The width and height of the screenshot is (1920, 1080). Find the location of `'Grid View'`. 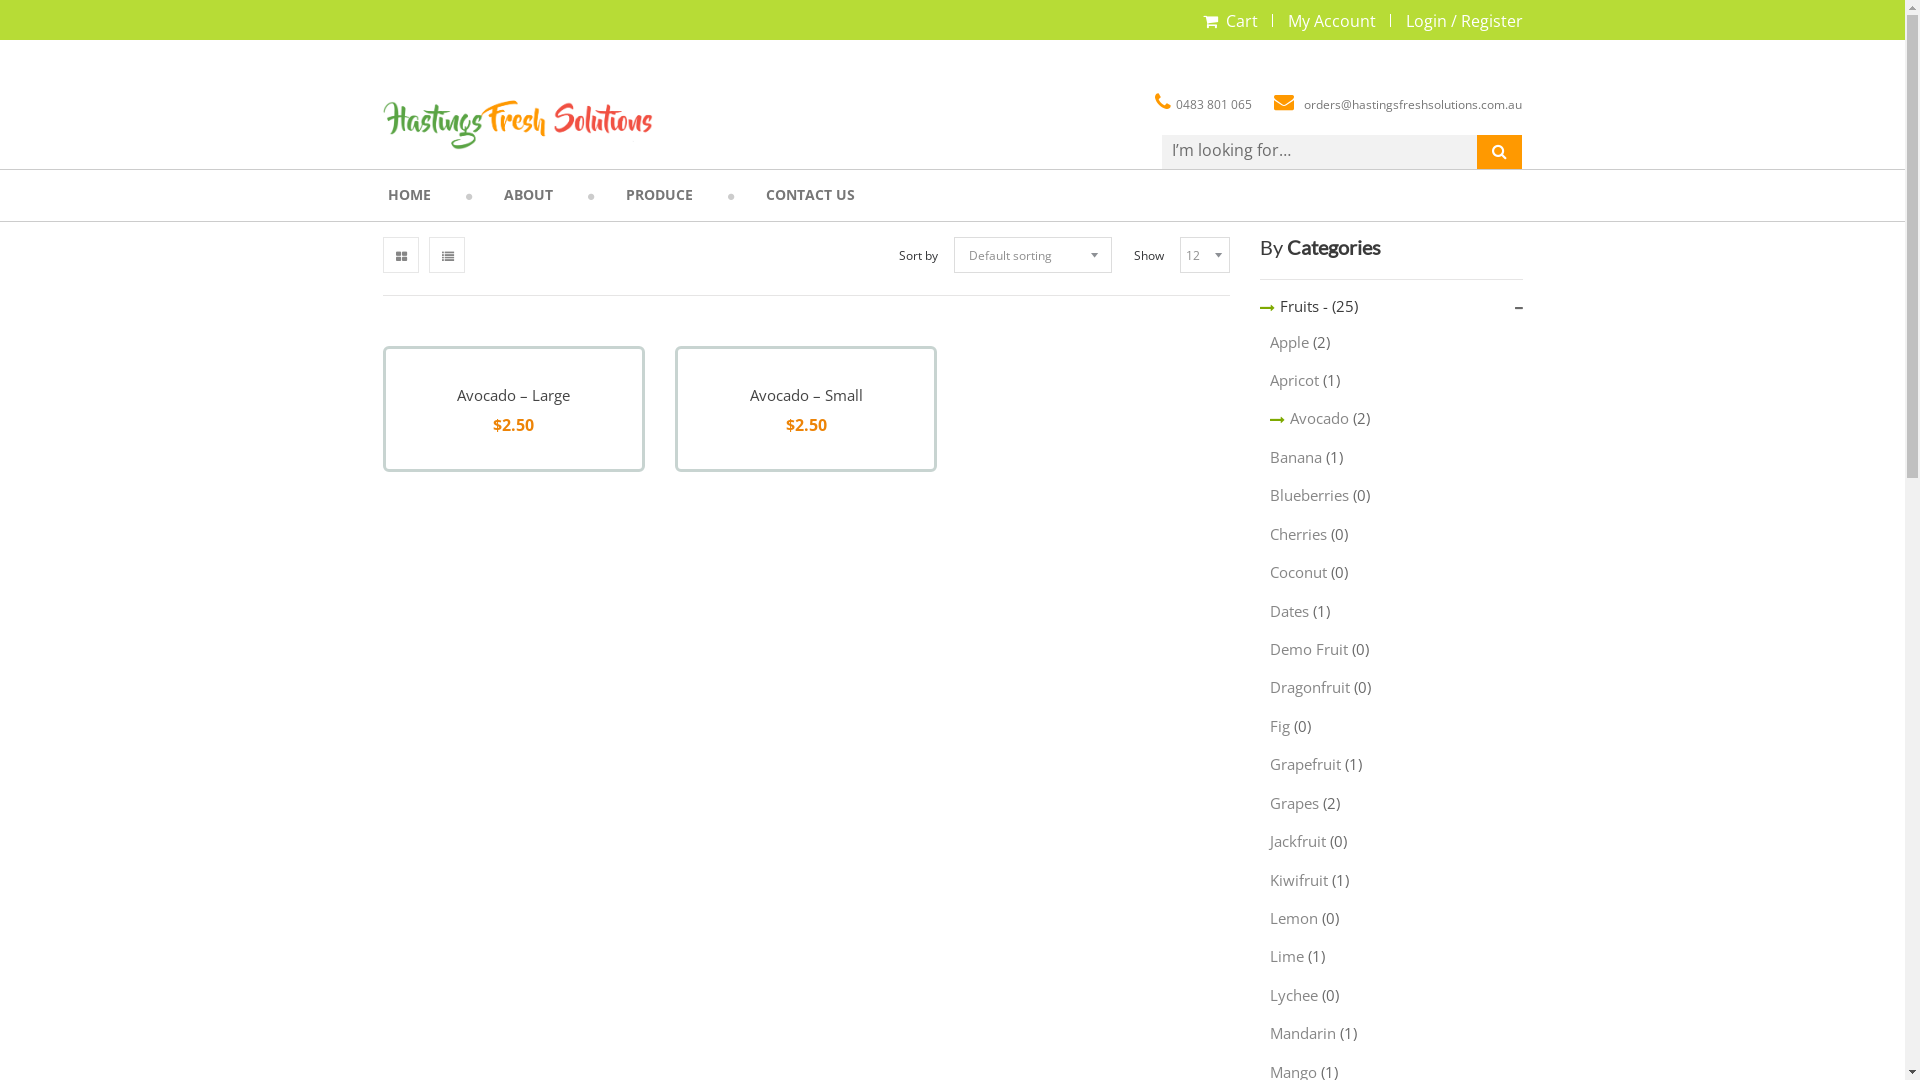

'Grid View' is located at coordinates (399, 253).